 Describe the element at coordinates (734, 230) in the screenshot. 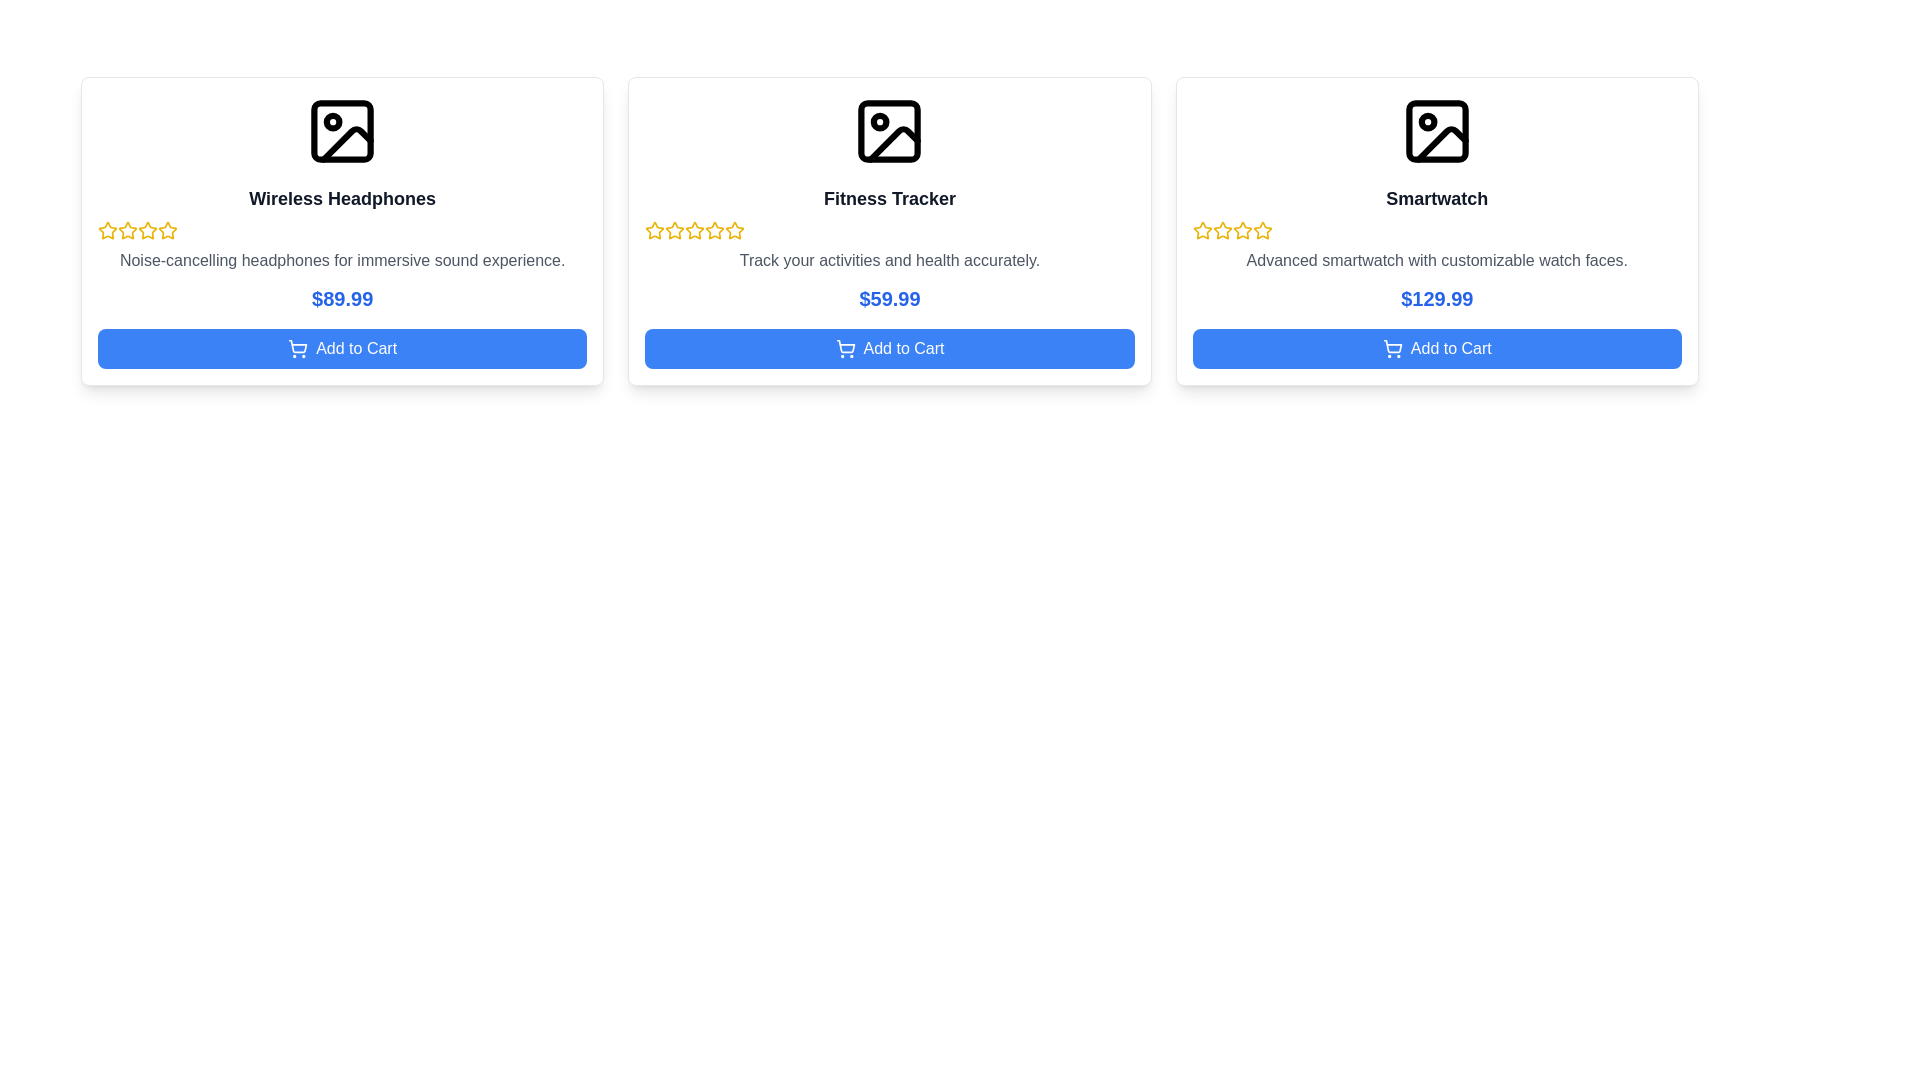

I see `the fourth yellow star icon from the left in the rating system under the 'Fitness Tracker' description card to interact with the rating system` at that location.